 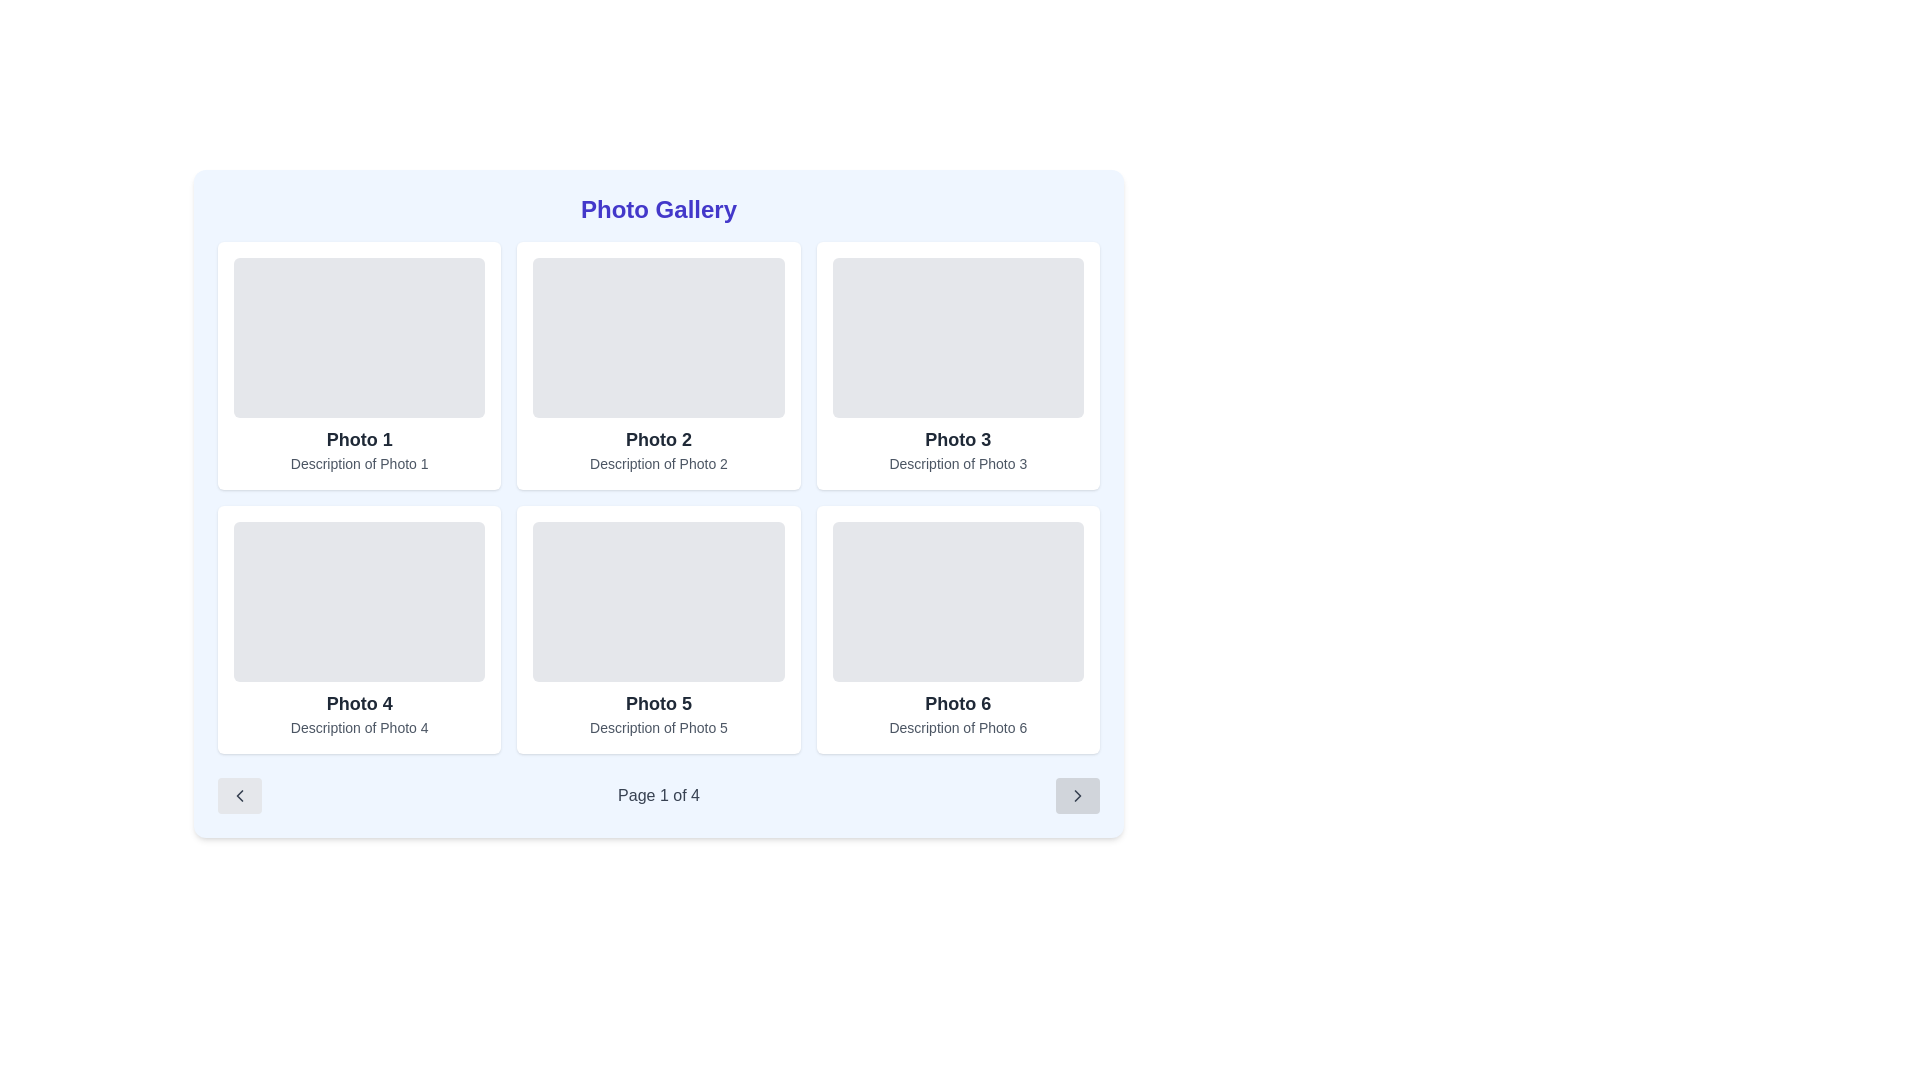 I want to click on the text label displaying 'Photo 4' in bold dark gray font, located in the bottom-left cell of a 3x2 grid, positioned within a card layout, so click(x=359, y=703).